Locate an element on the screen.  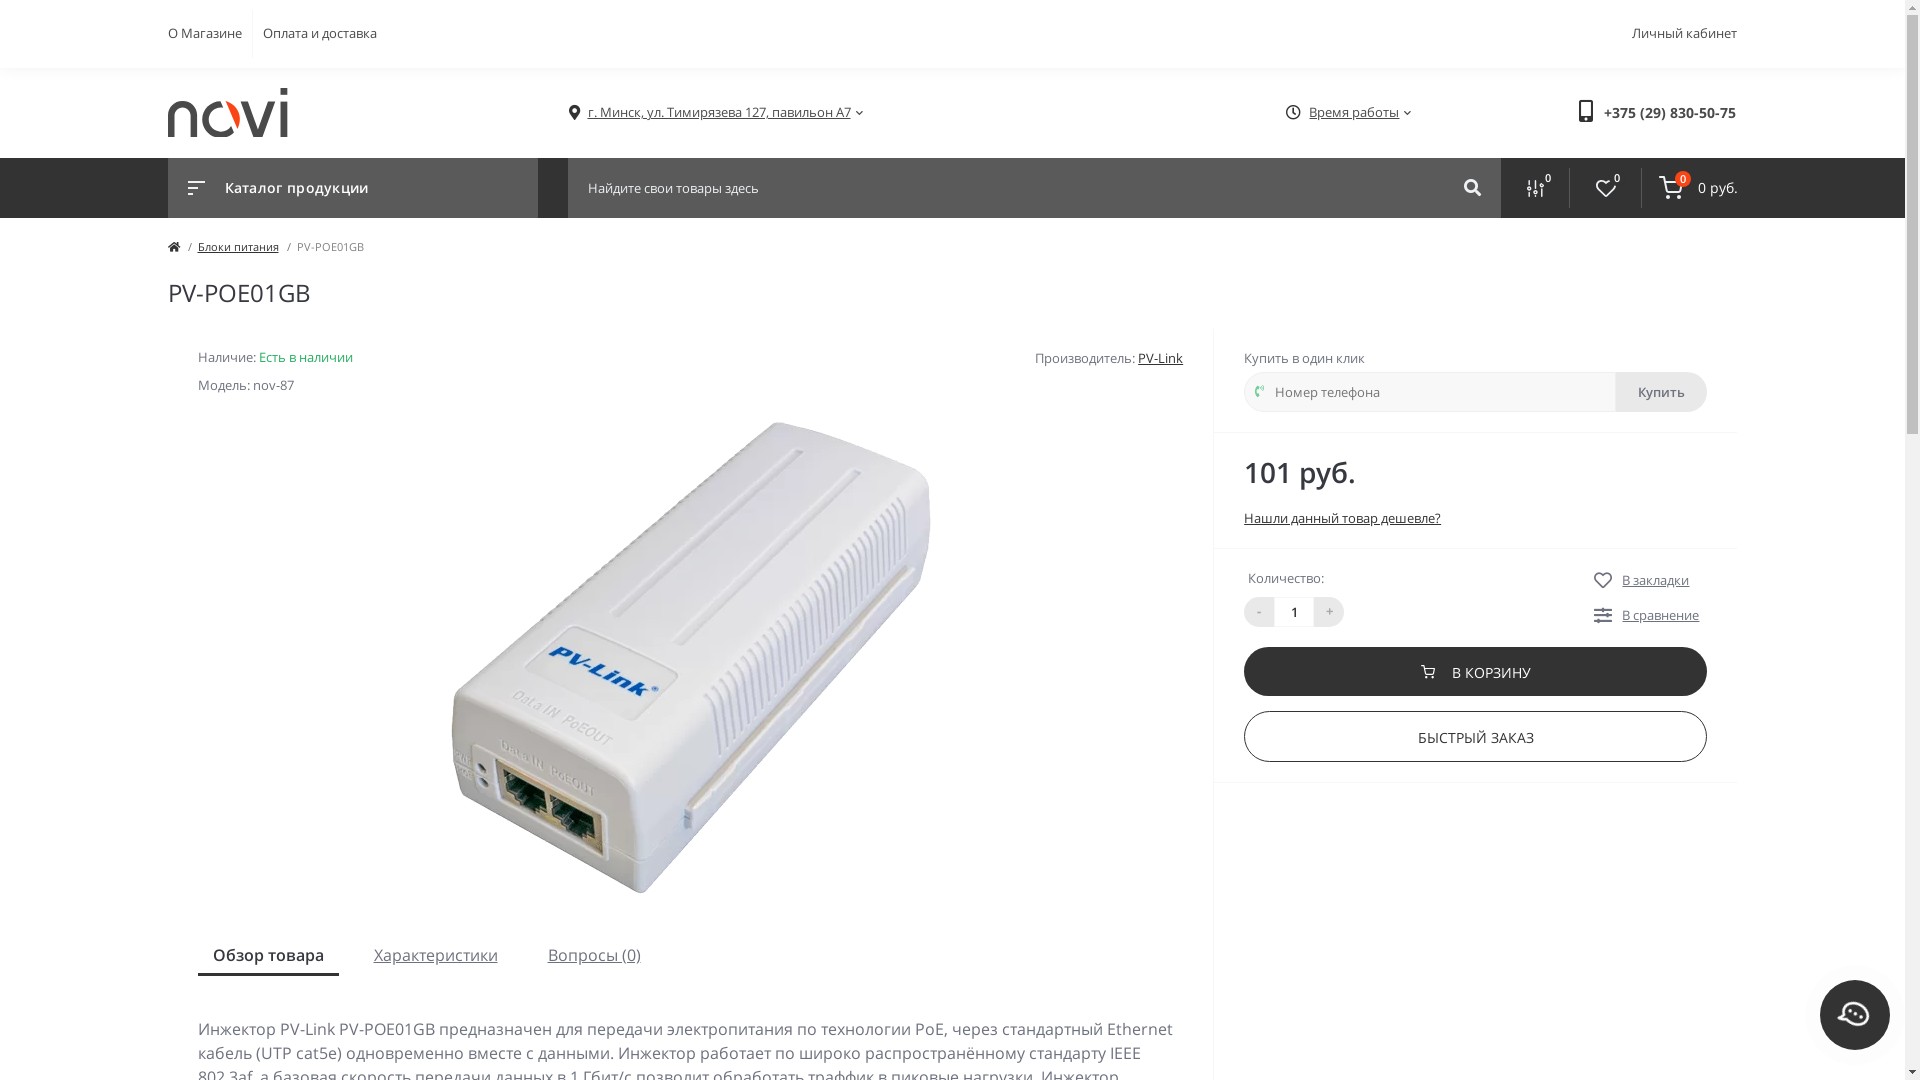
'+375 (29) 830-50-75' is located at coordinates (1603, 112).